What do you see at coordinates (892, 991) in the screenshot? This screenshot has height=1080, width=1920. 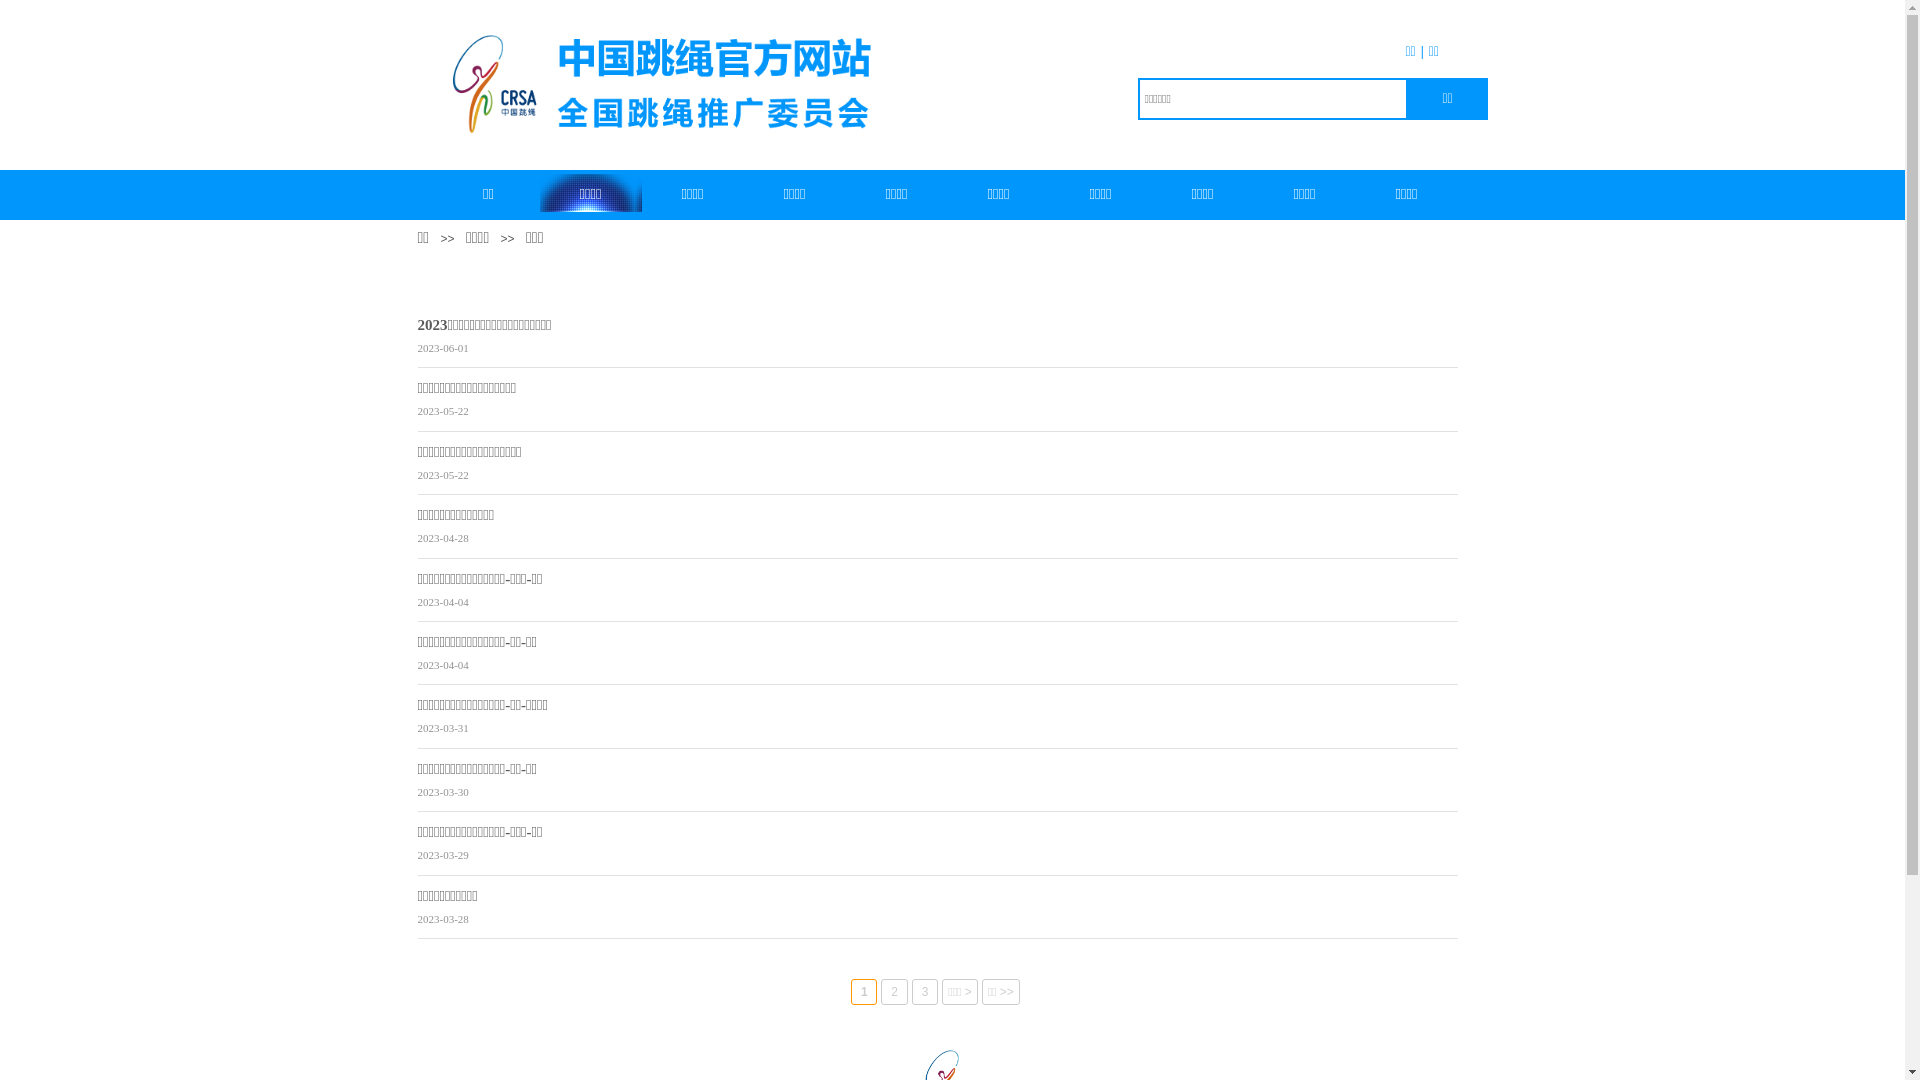 I see `'2'` at bounding box center [892, 991].